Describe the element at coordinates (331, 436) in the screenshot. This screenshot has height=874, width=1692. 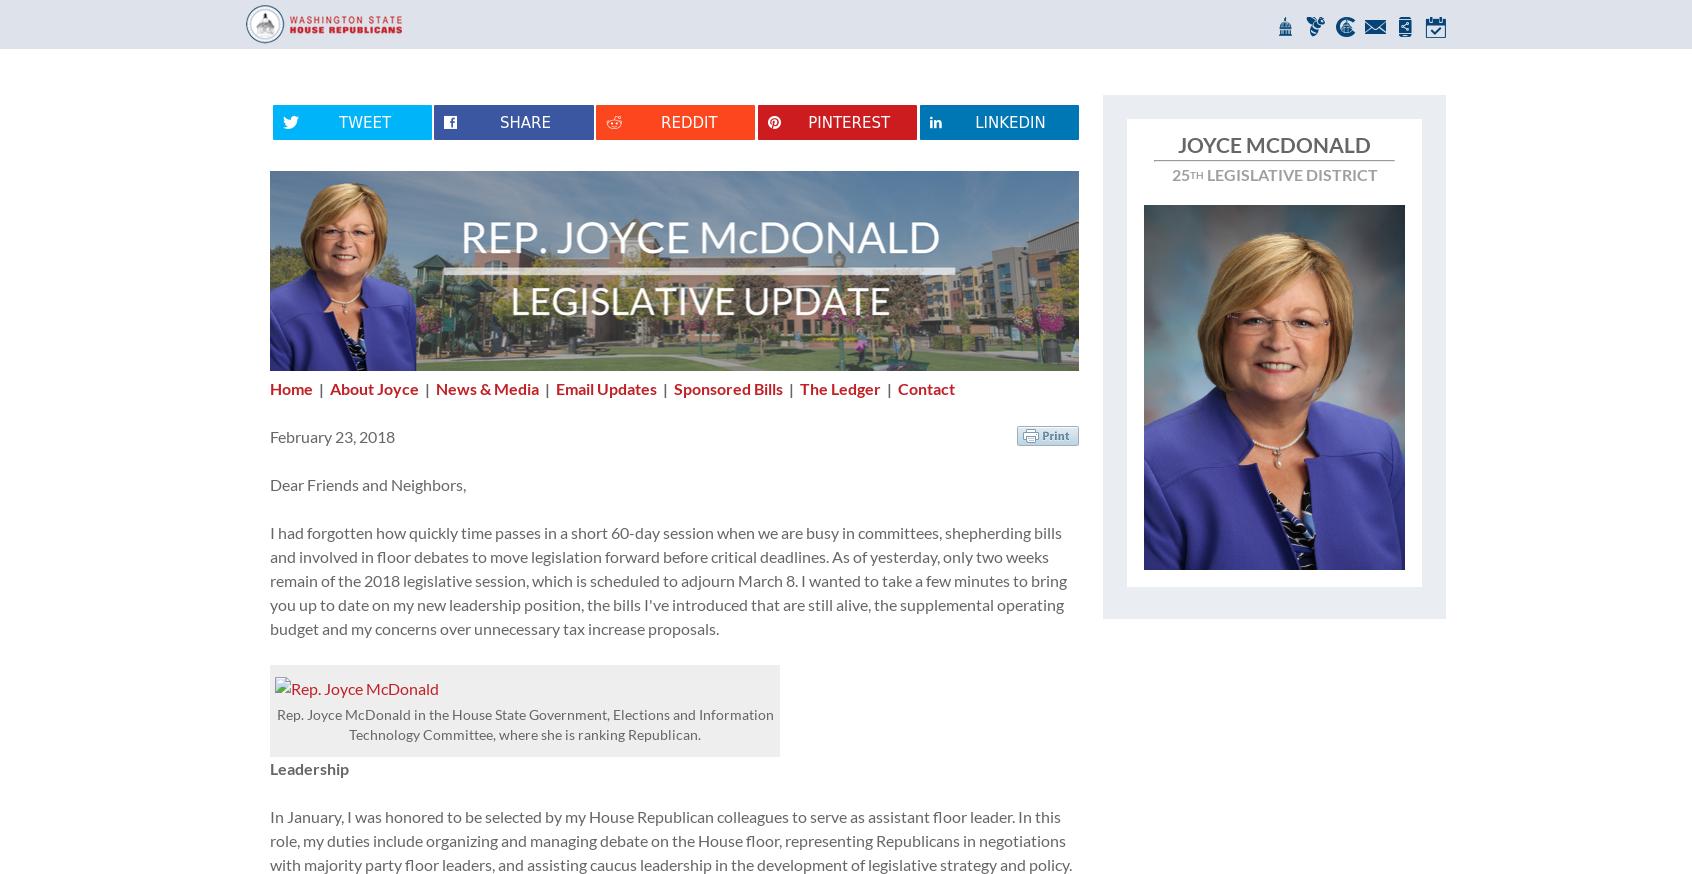
I see `'February 23, 2018'` at that location.